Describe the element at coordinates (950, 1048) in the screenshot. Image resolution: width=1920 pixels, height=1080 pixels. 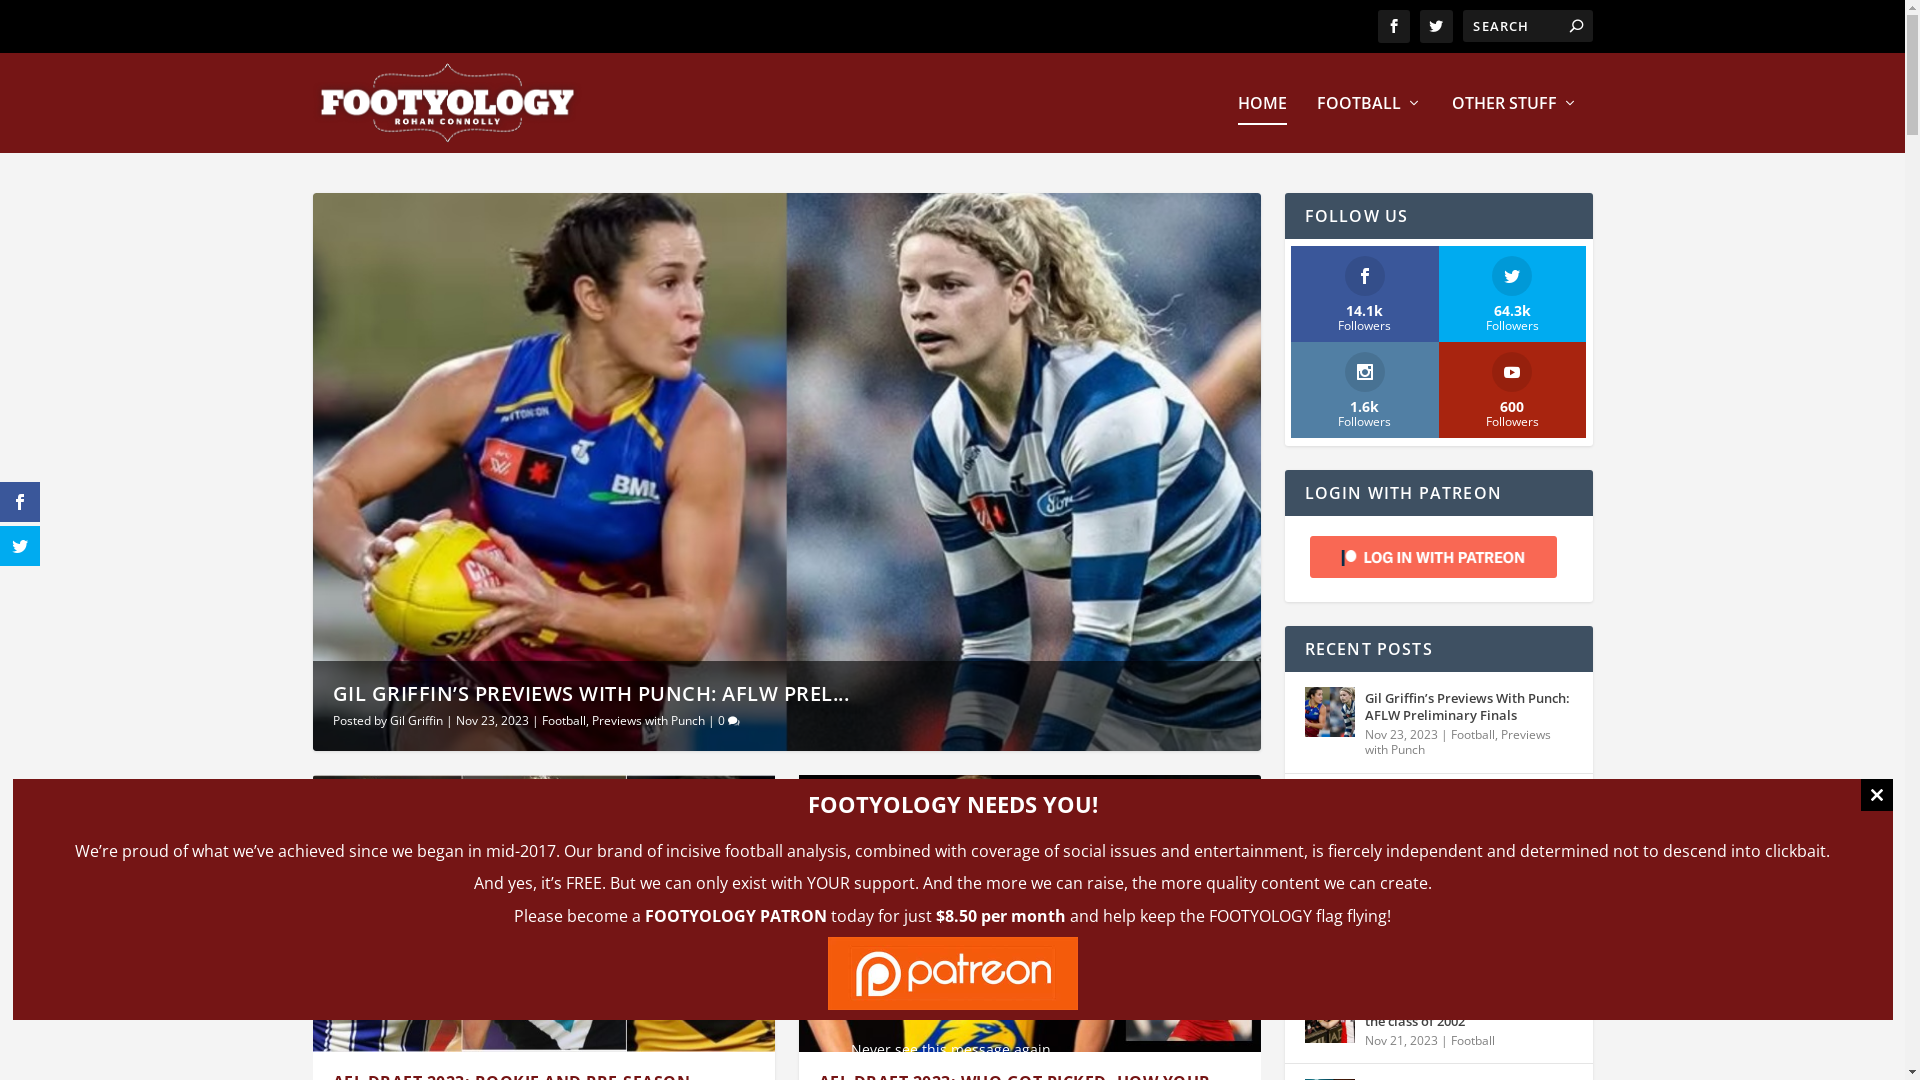
I see `'Never see this message again.'` at that location.